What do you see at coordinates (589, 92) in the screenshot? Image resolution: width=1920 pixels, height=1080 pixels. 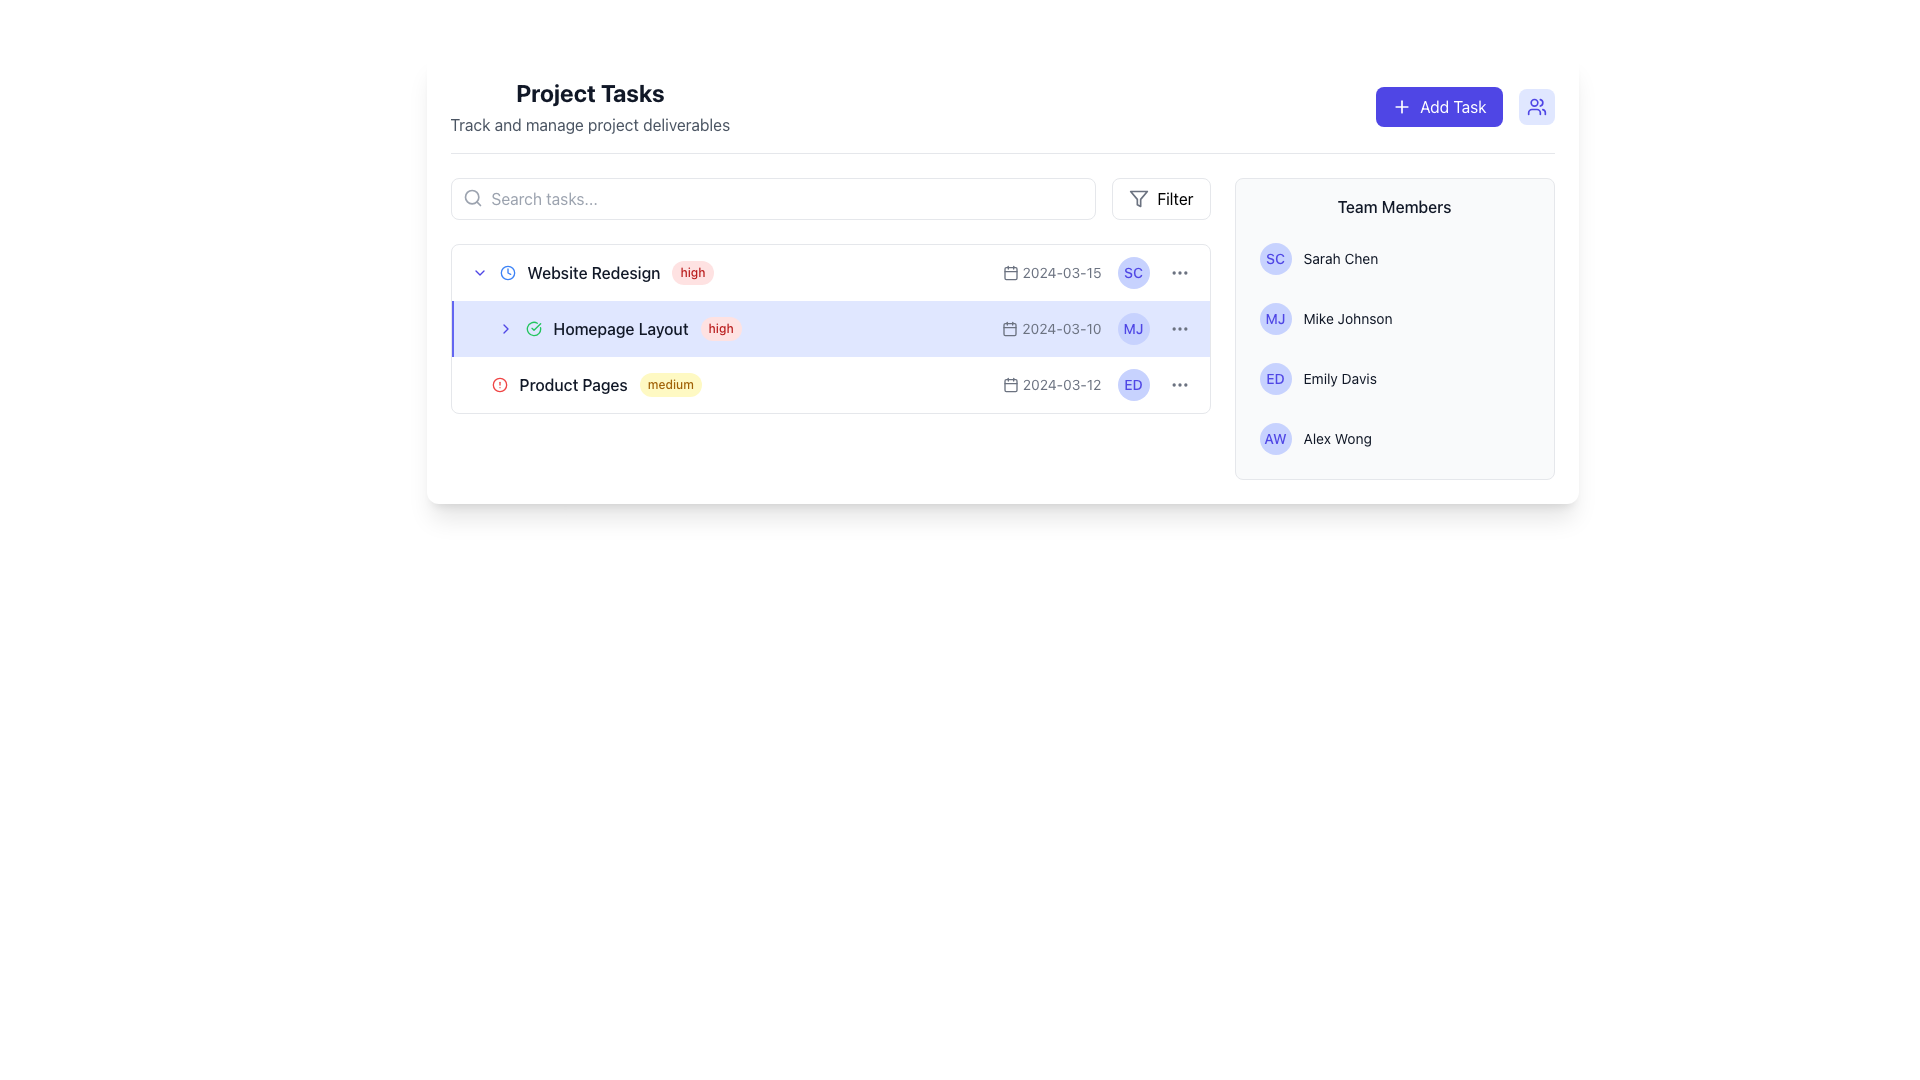 I see `the header text labeled 'Project Tasks', which is presented in a bold font and is the primary title above the subtitle in the top-left area of the interface` at bounding box center [589, 92].